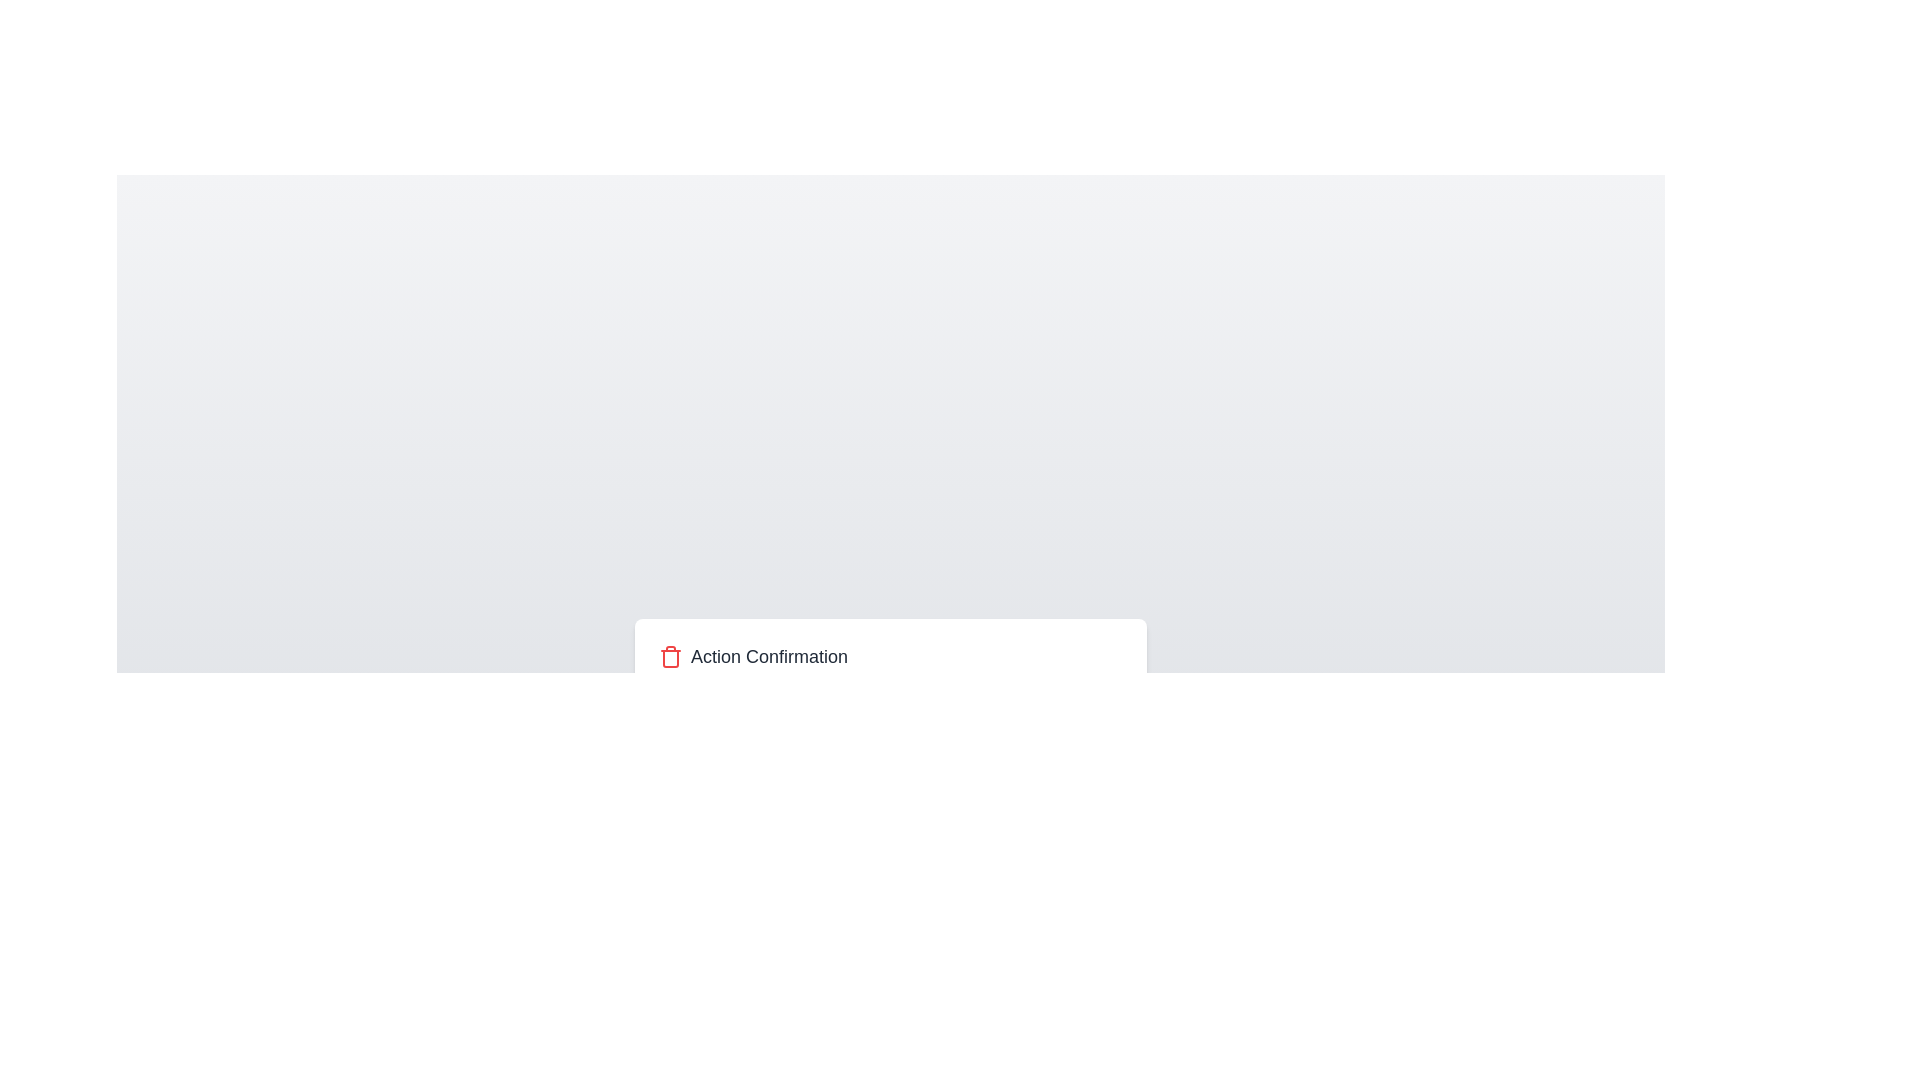 The height and width of the screenshot is (1080, 1920). What do you see at coordinates (671, 656) in the screenshot?
I see `the trash can icon located to the left of the 'Action Confirmation' label` at bounding box center [671, 656].